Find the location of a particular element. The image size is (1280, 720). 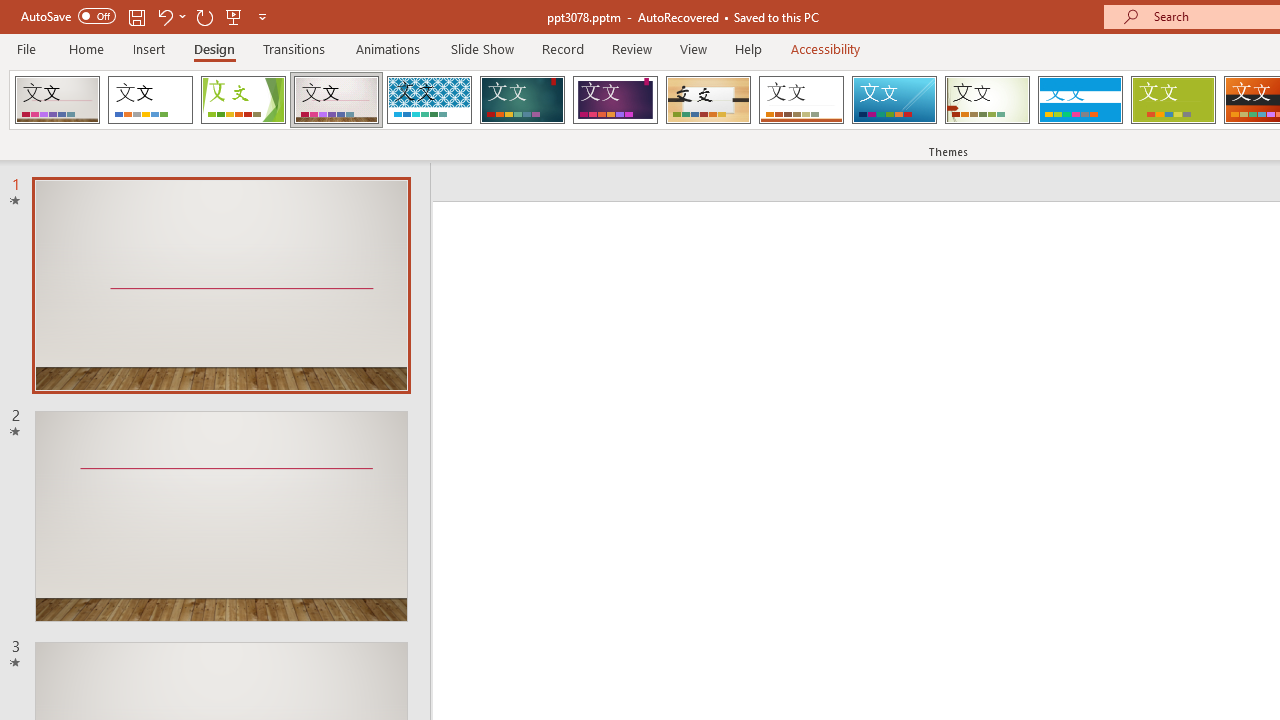

'Slice' is located at coordinates (893, 100).